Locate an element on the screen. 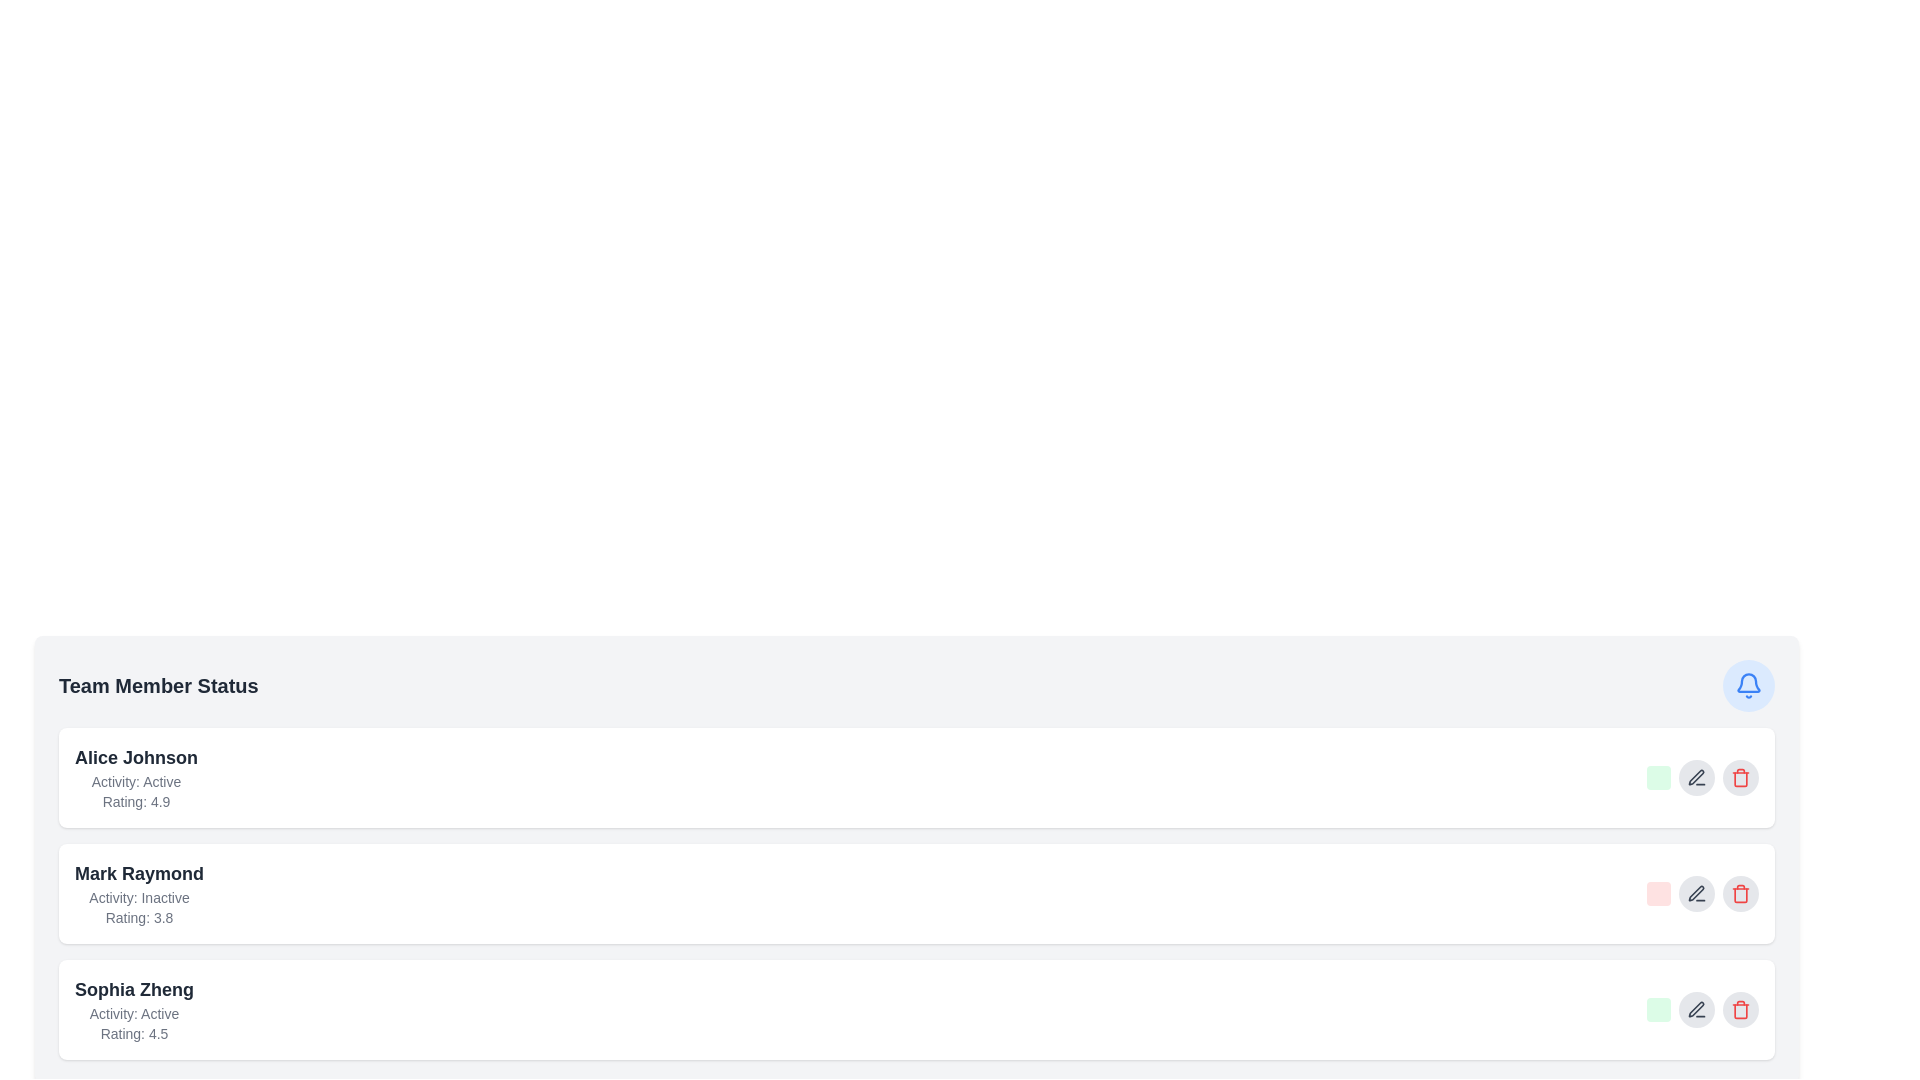 The height and width of the screenshot is (1080, 1920). the edit button with a pencil icon located in the bottom-right section of the entry for 'Sophia Zheng' to initiate an edit action is located at coordinates (1702, 1010).